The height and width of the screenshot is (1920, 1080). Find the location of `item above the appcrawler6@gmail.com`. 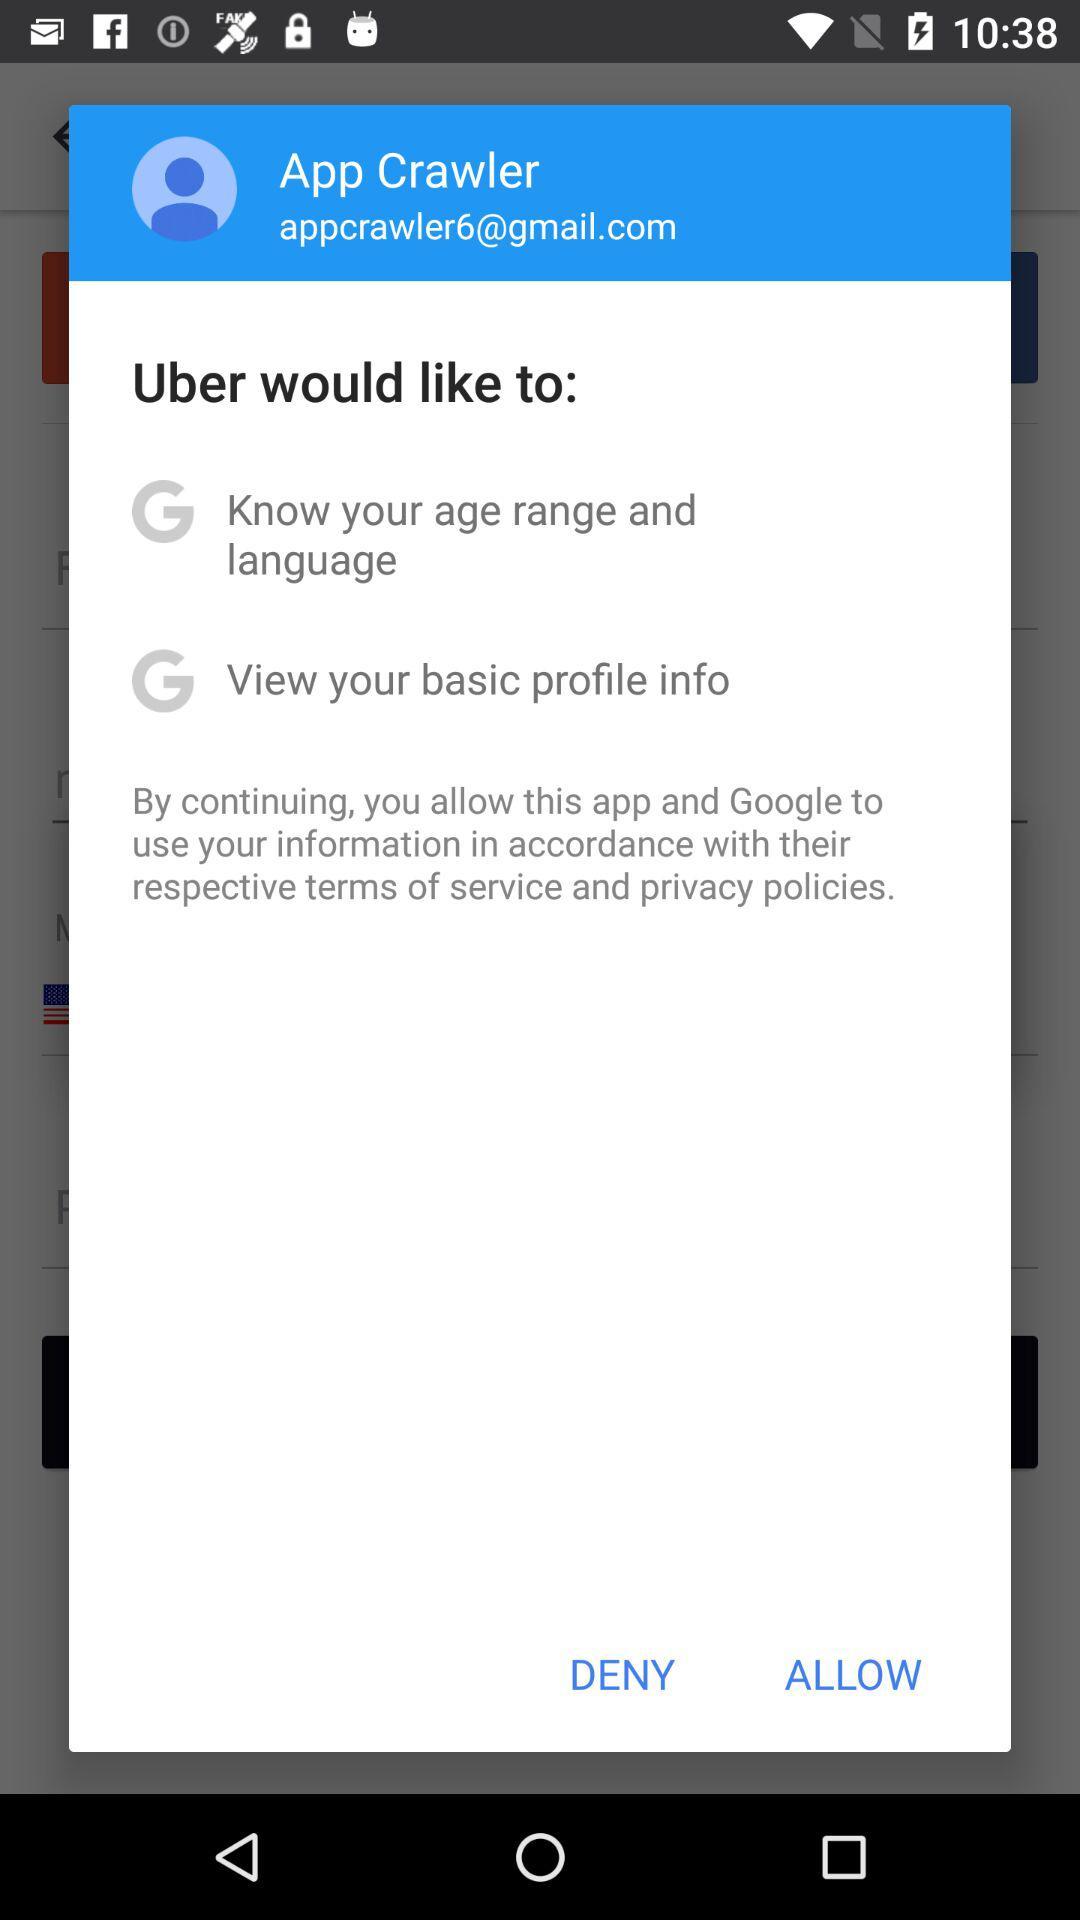

item above the appcrawler6@gmail.com is located at coordinates (408, 168).